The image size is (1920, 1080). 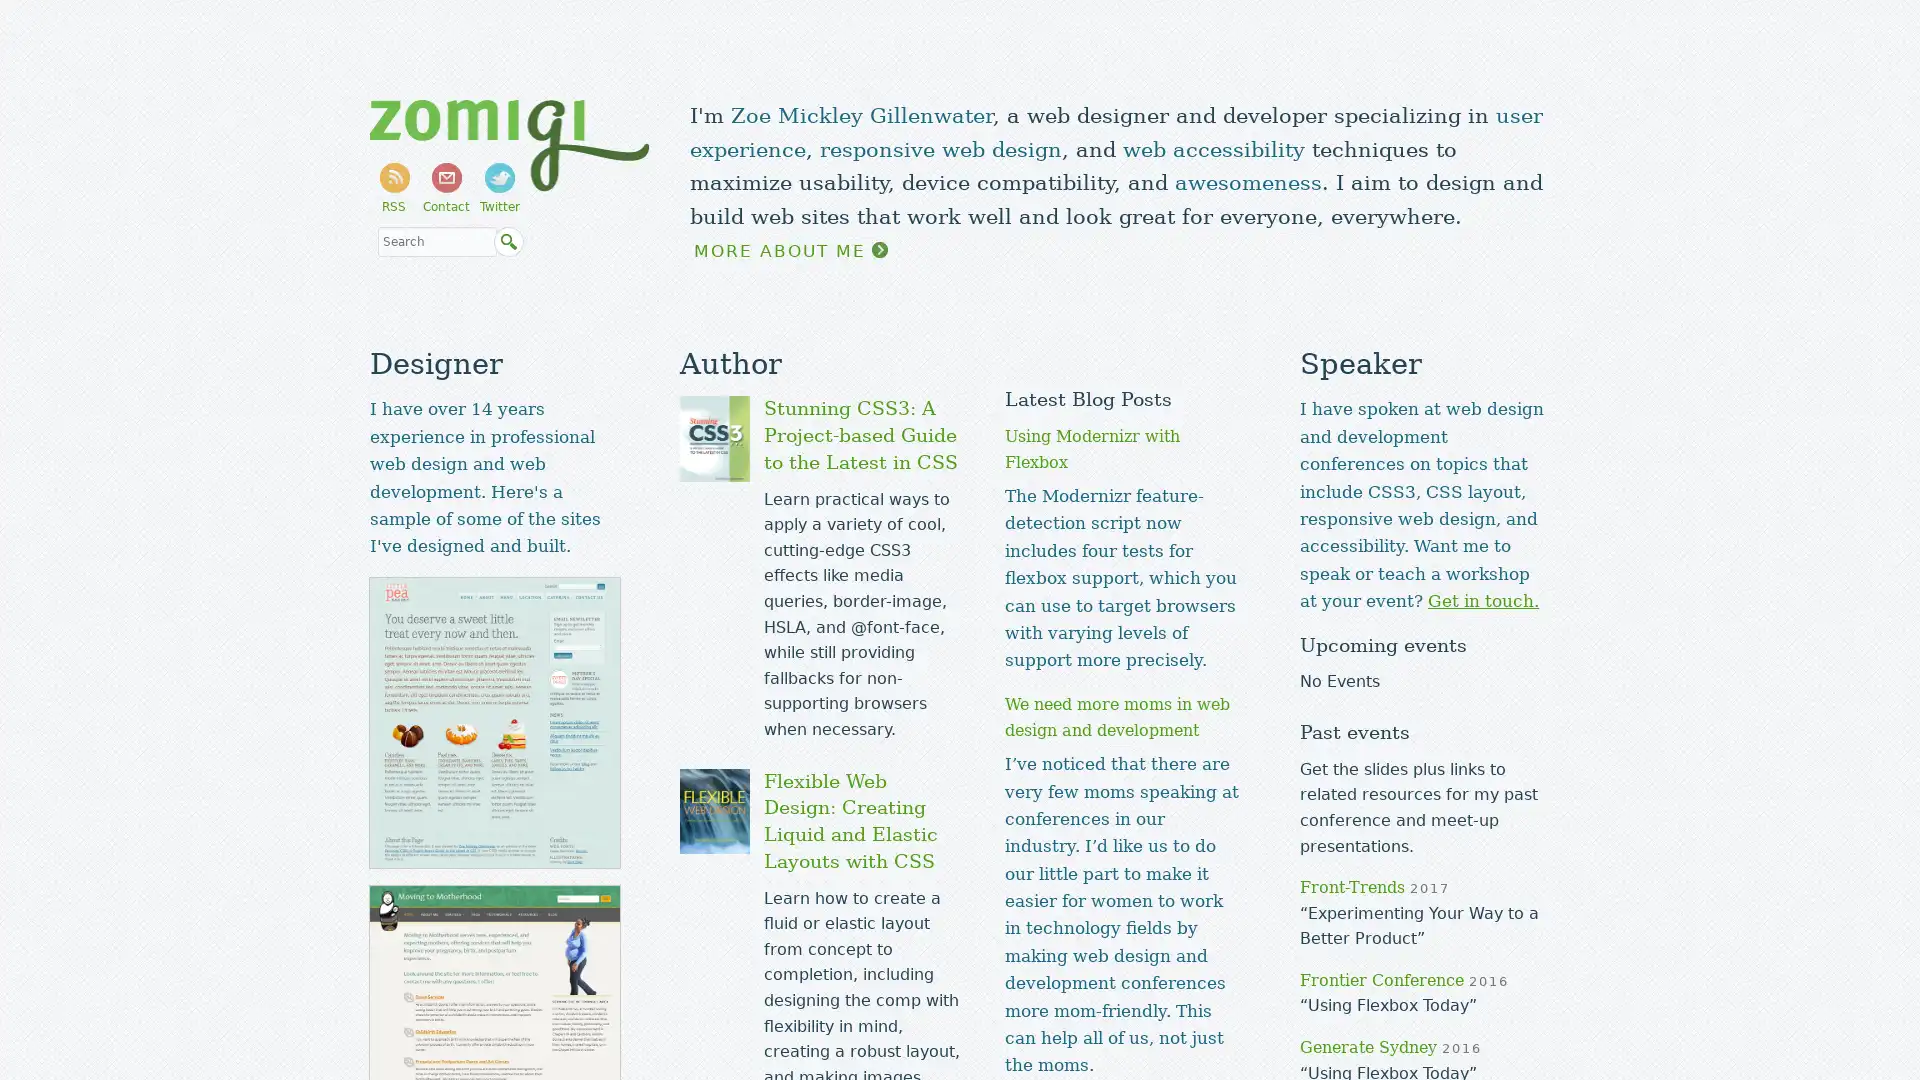 I want to click on search, so click(x=508, y=242).